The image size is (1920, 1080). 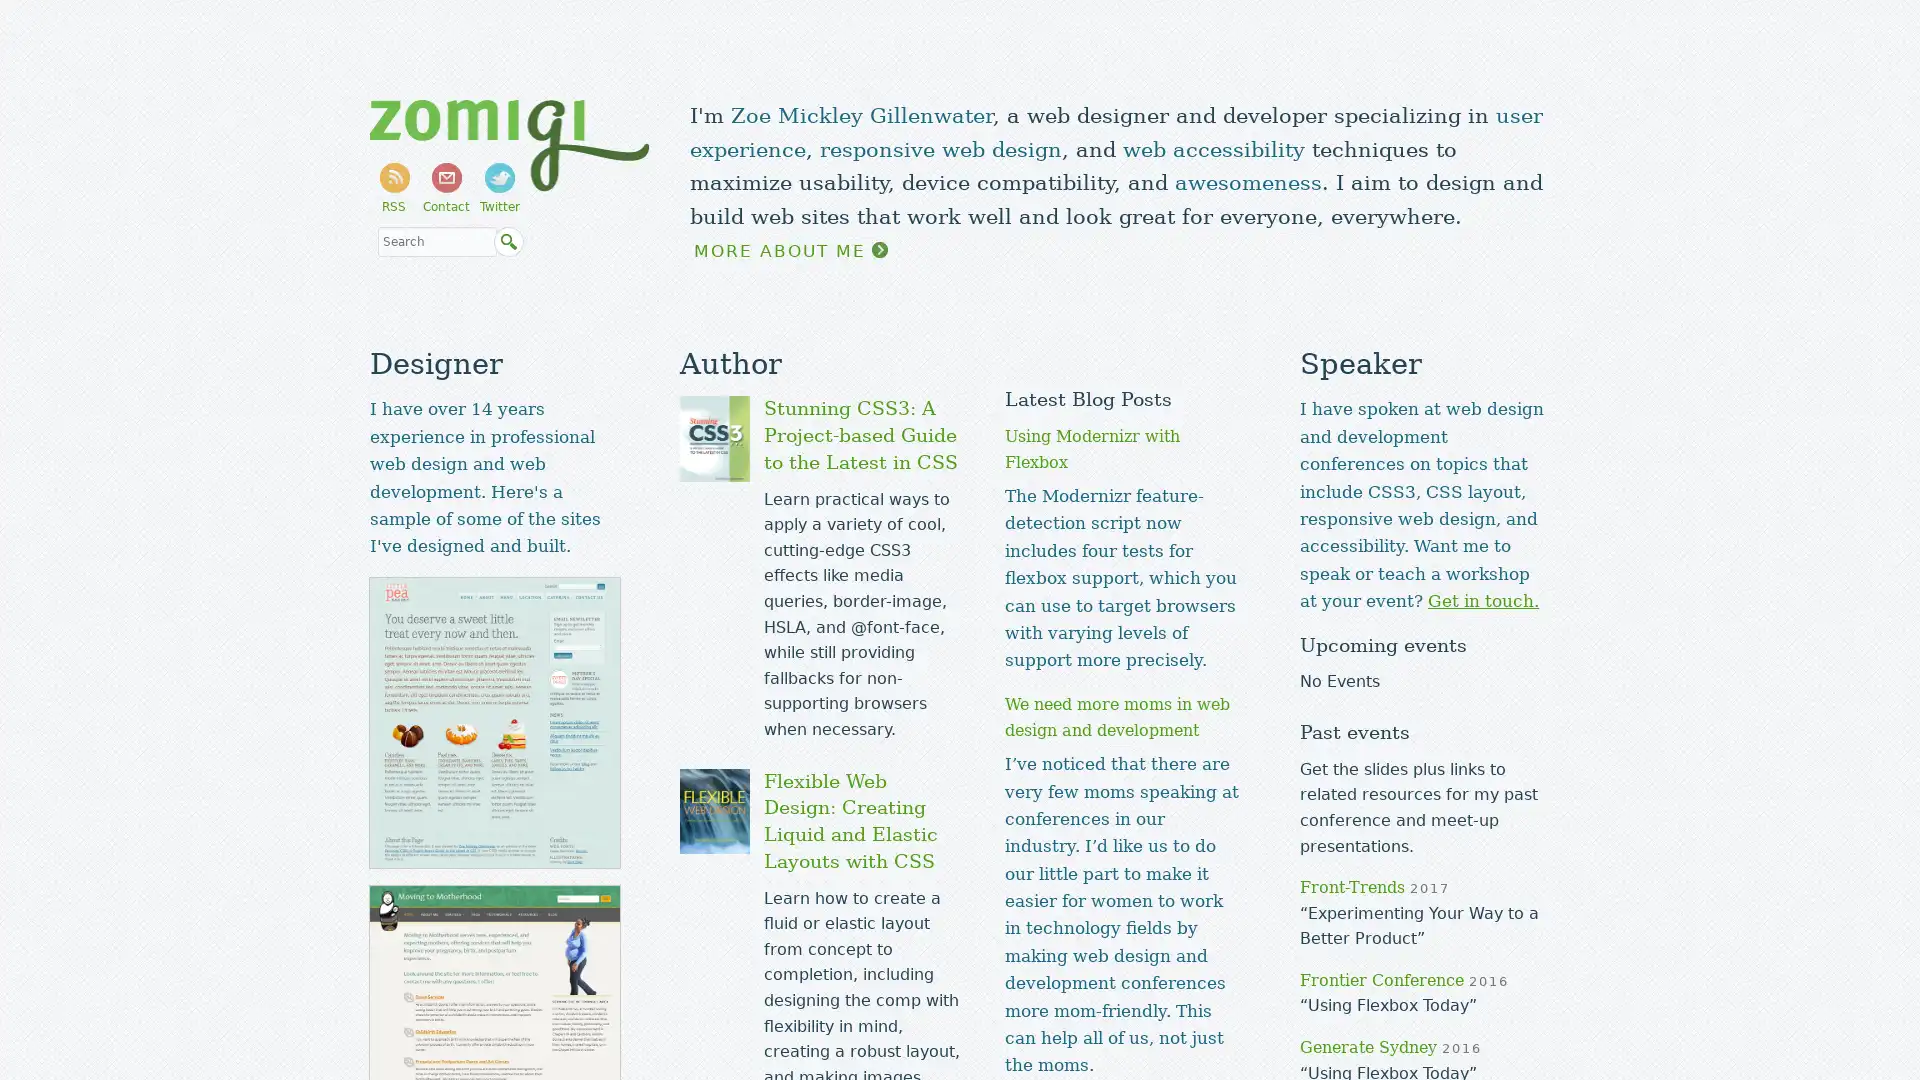 I want to click on search, so click(x=508, y=242).